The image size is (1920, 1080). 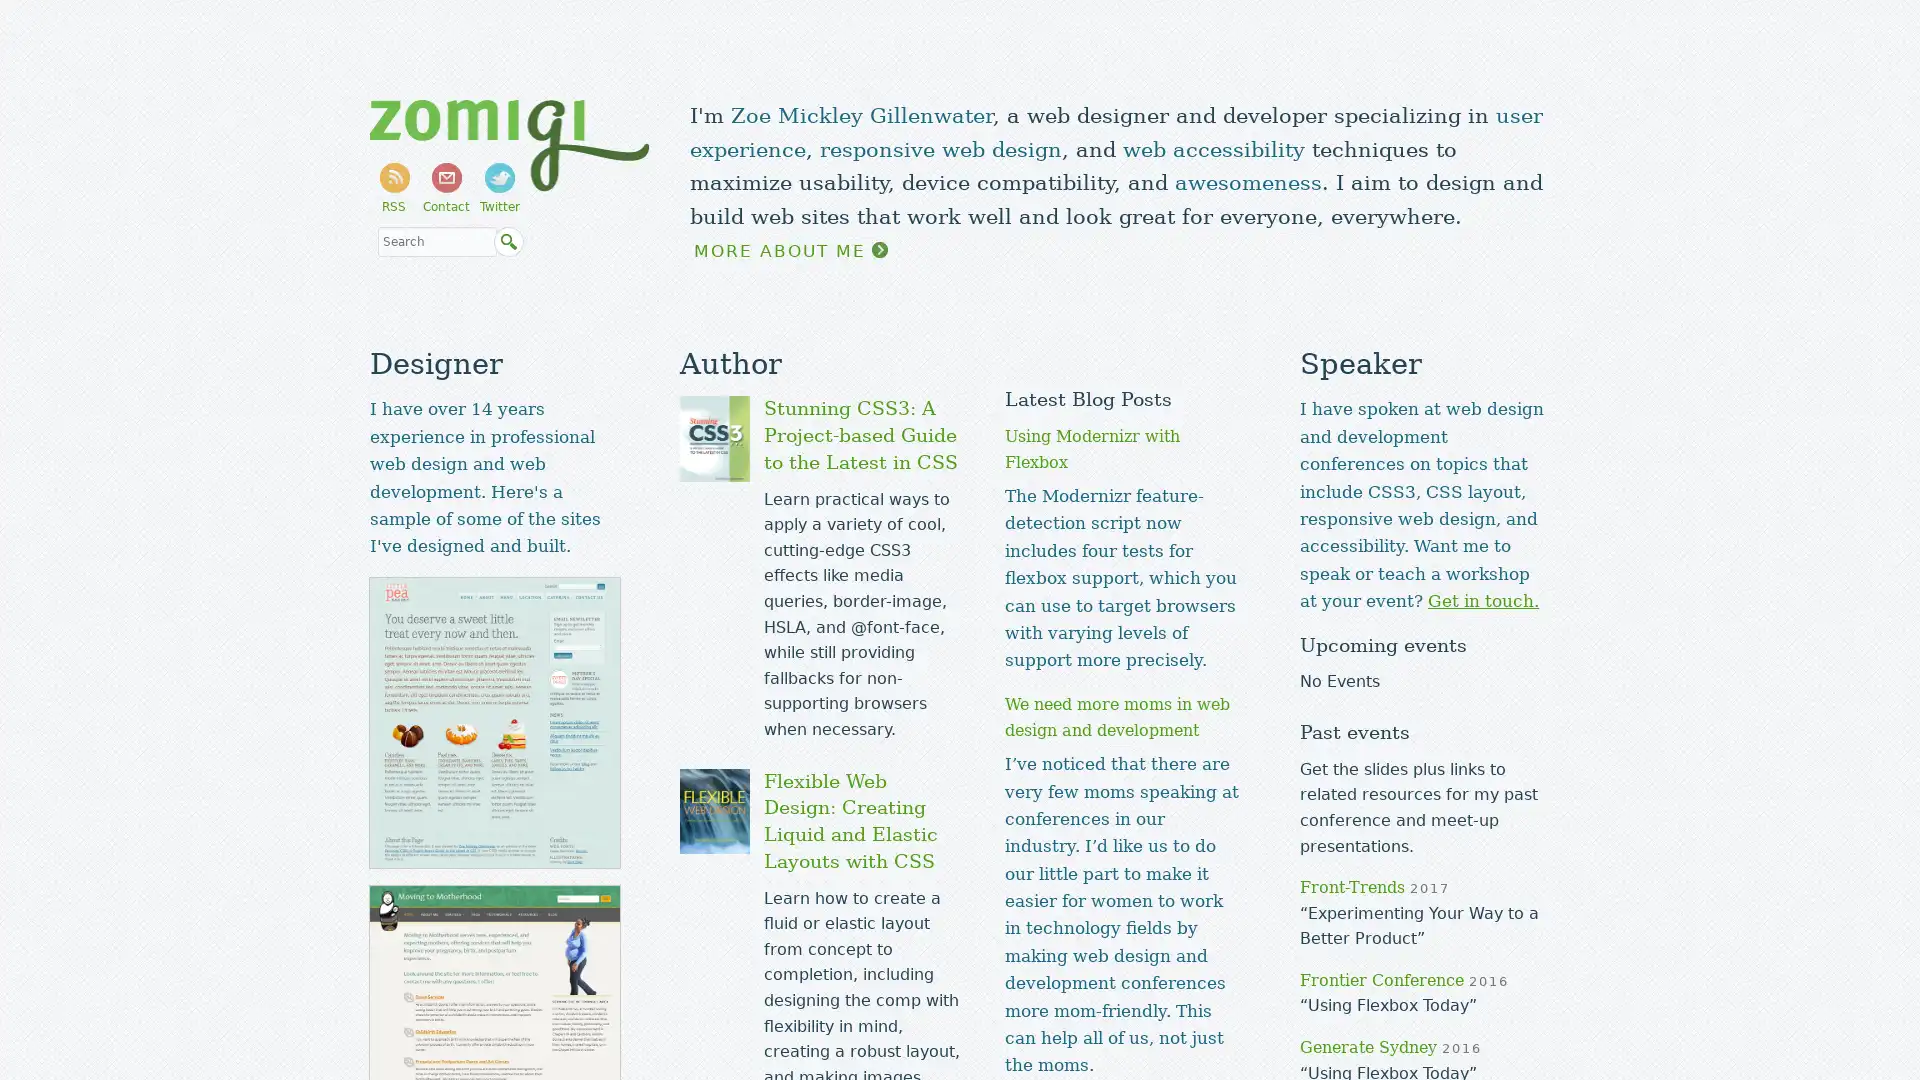 I want to click on search, so click(x=508, y=242).